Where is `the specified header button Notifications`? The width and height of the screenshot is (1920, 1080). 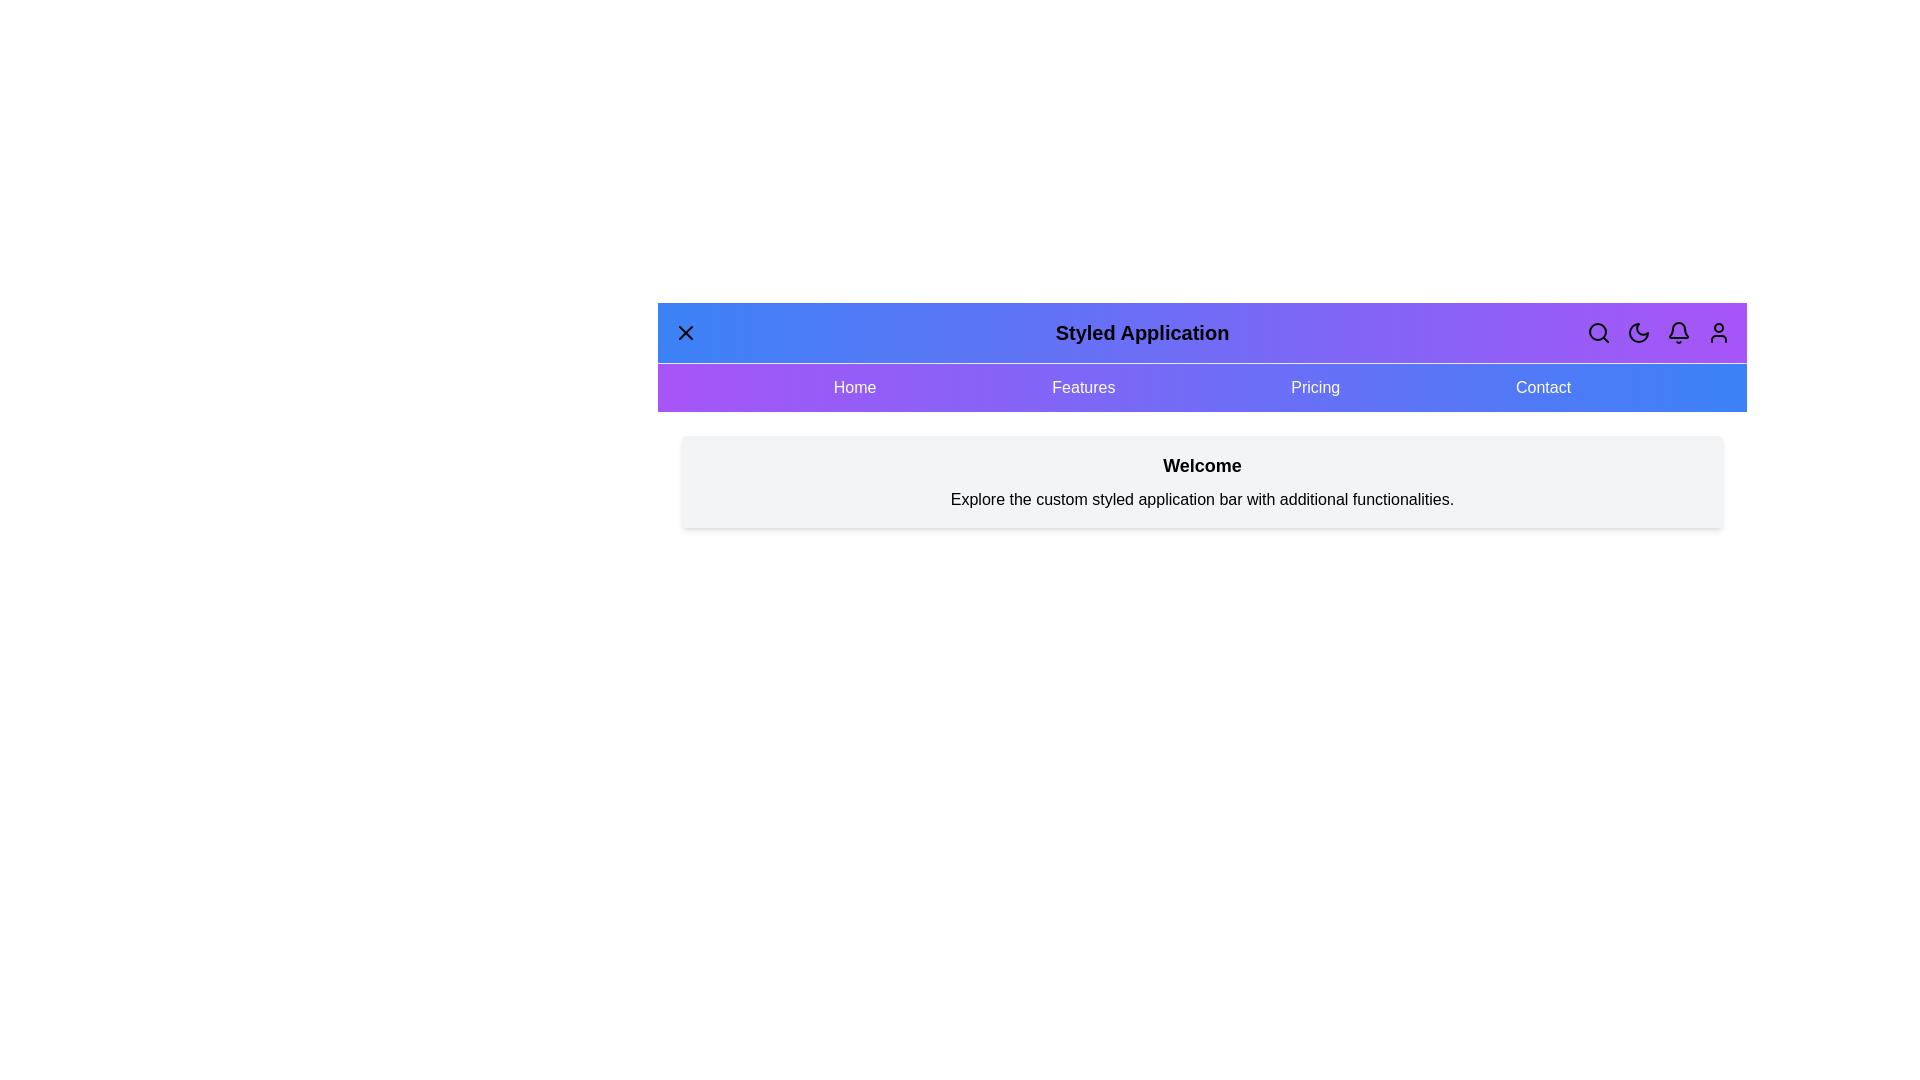
the specified header button Notifications is located at coordinates (1679, 331).